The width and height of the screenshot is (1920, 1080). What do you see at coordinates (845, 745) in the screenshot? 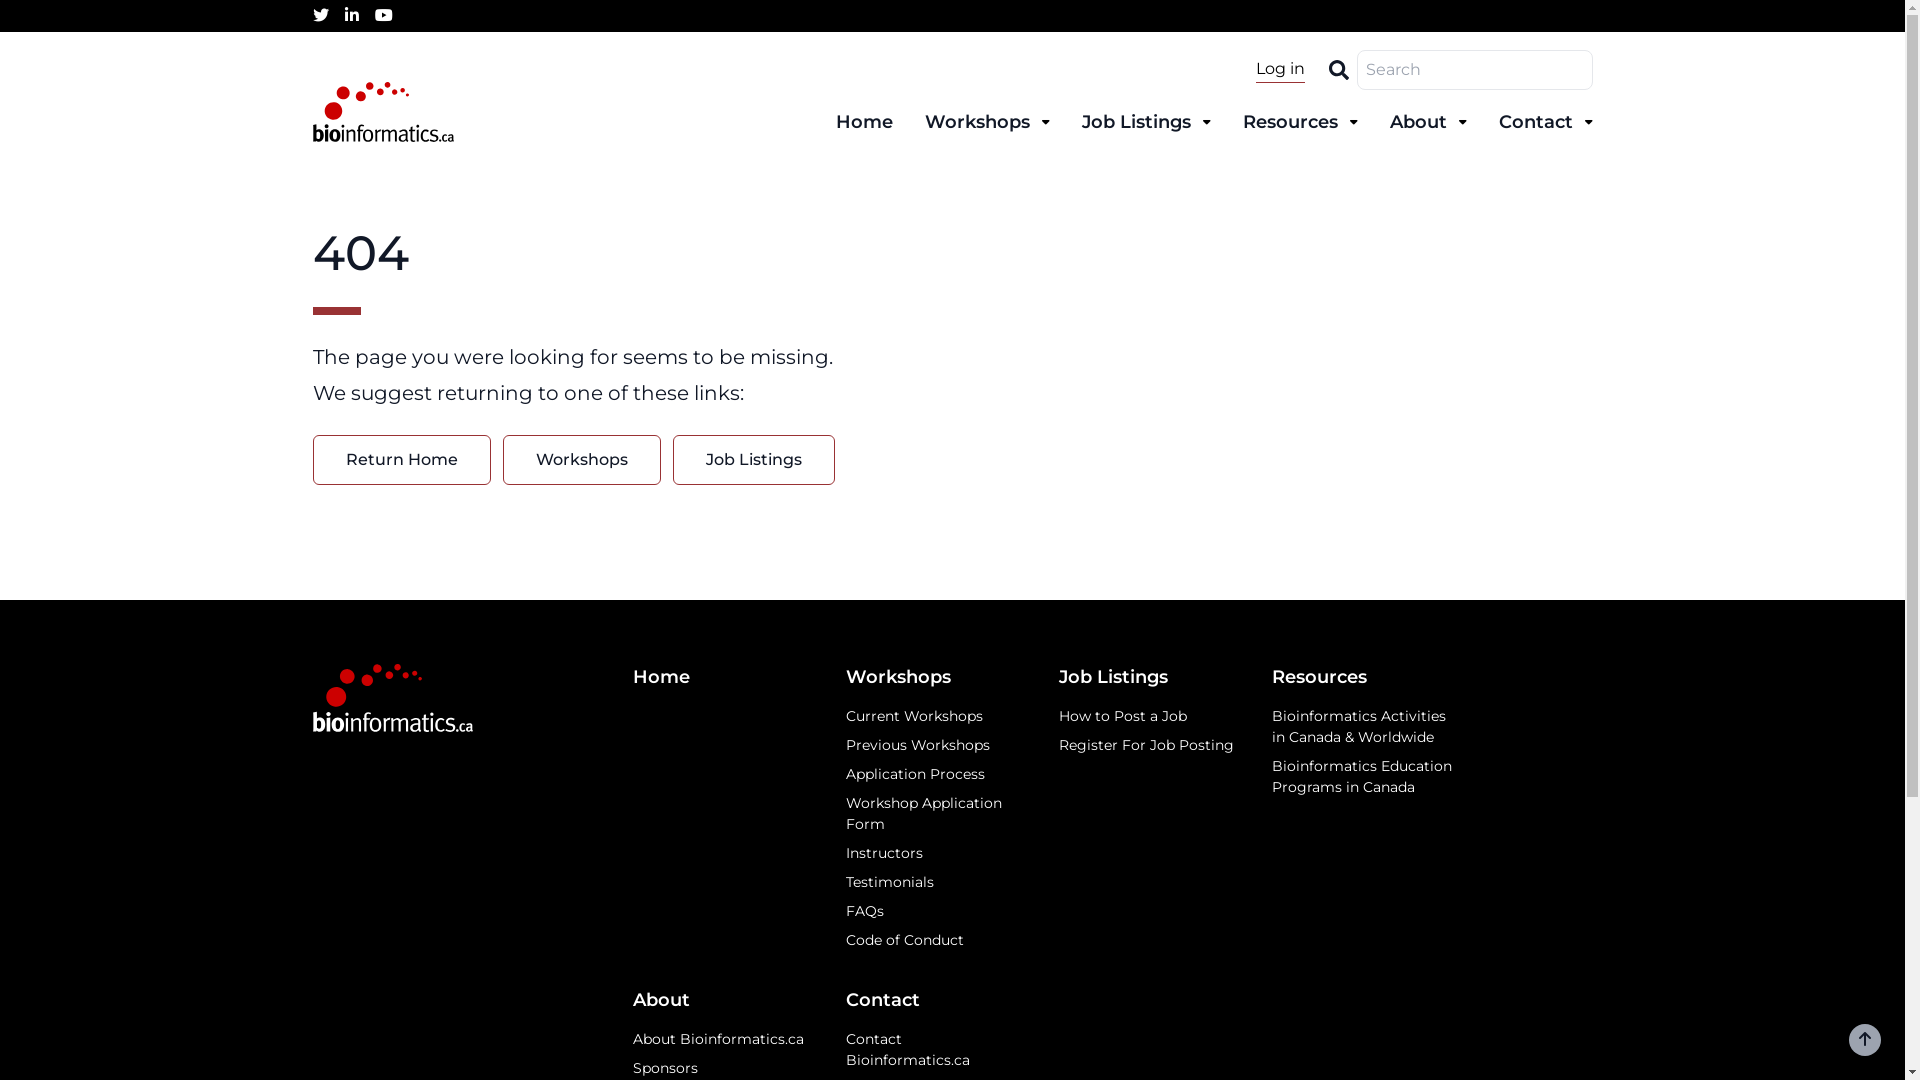
I see `'Previous Workshops'` at bounding box center [845, 745].